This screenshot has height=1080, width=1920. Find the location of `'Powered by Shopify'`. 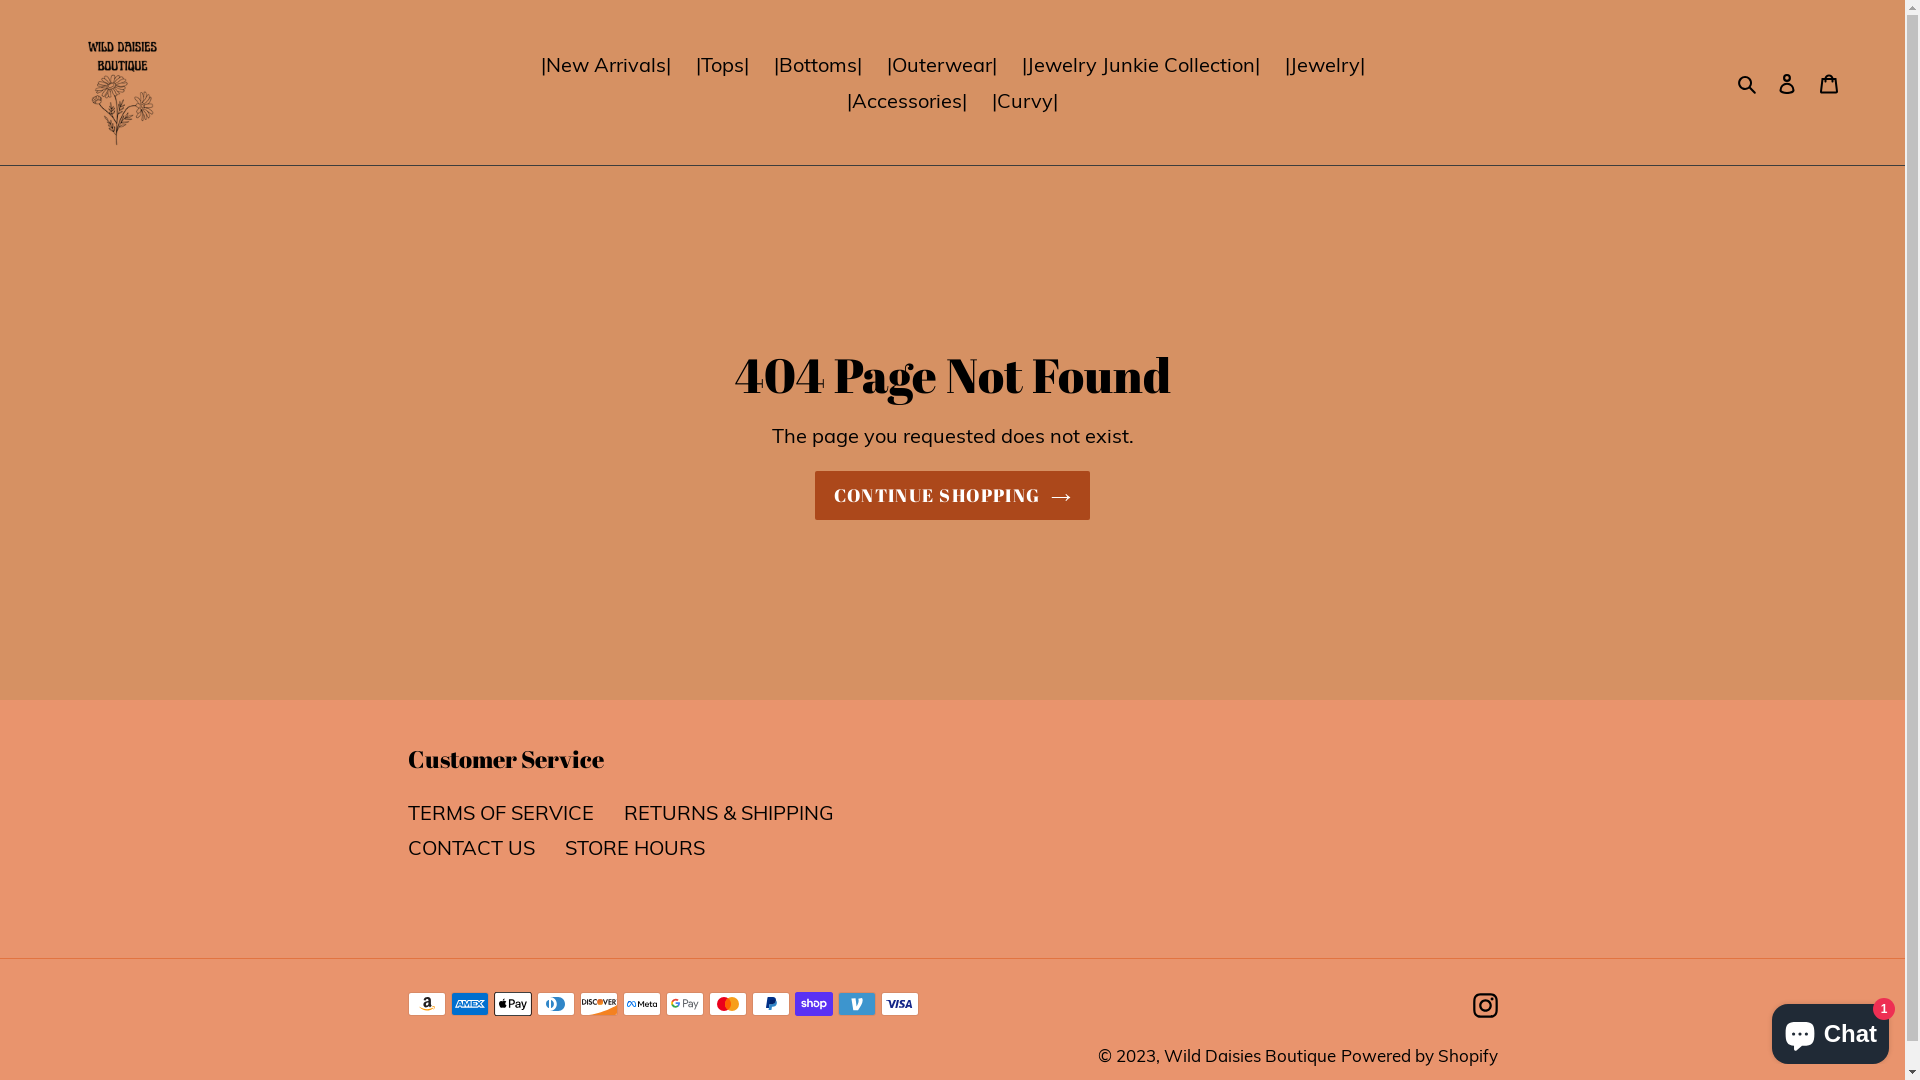

'Powered by Shopify' is located at coordinates (1339, 1054).